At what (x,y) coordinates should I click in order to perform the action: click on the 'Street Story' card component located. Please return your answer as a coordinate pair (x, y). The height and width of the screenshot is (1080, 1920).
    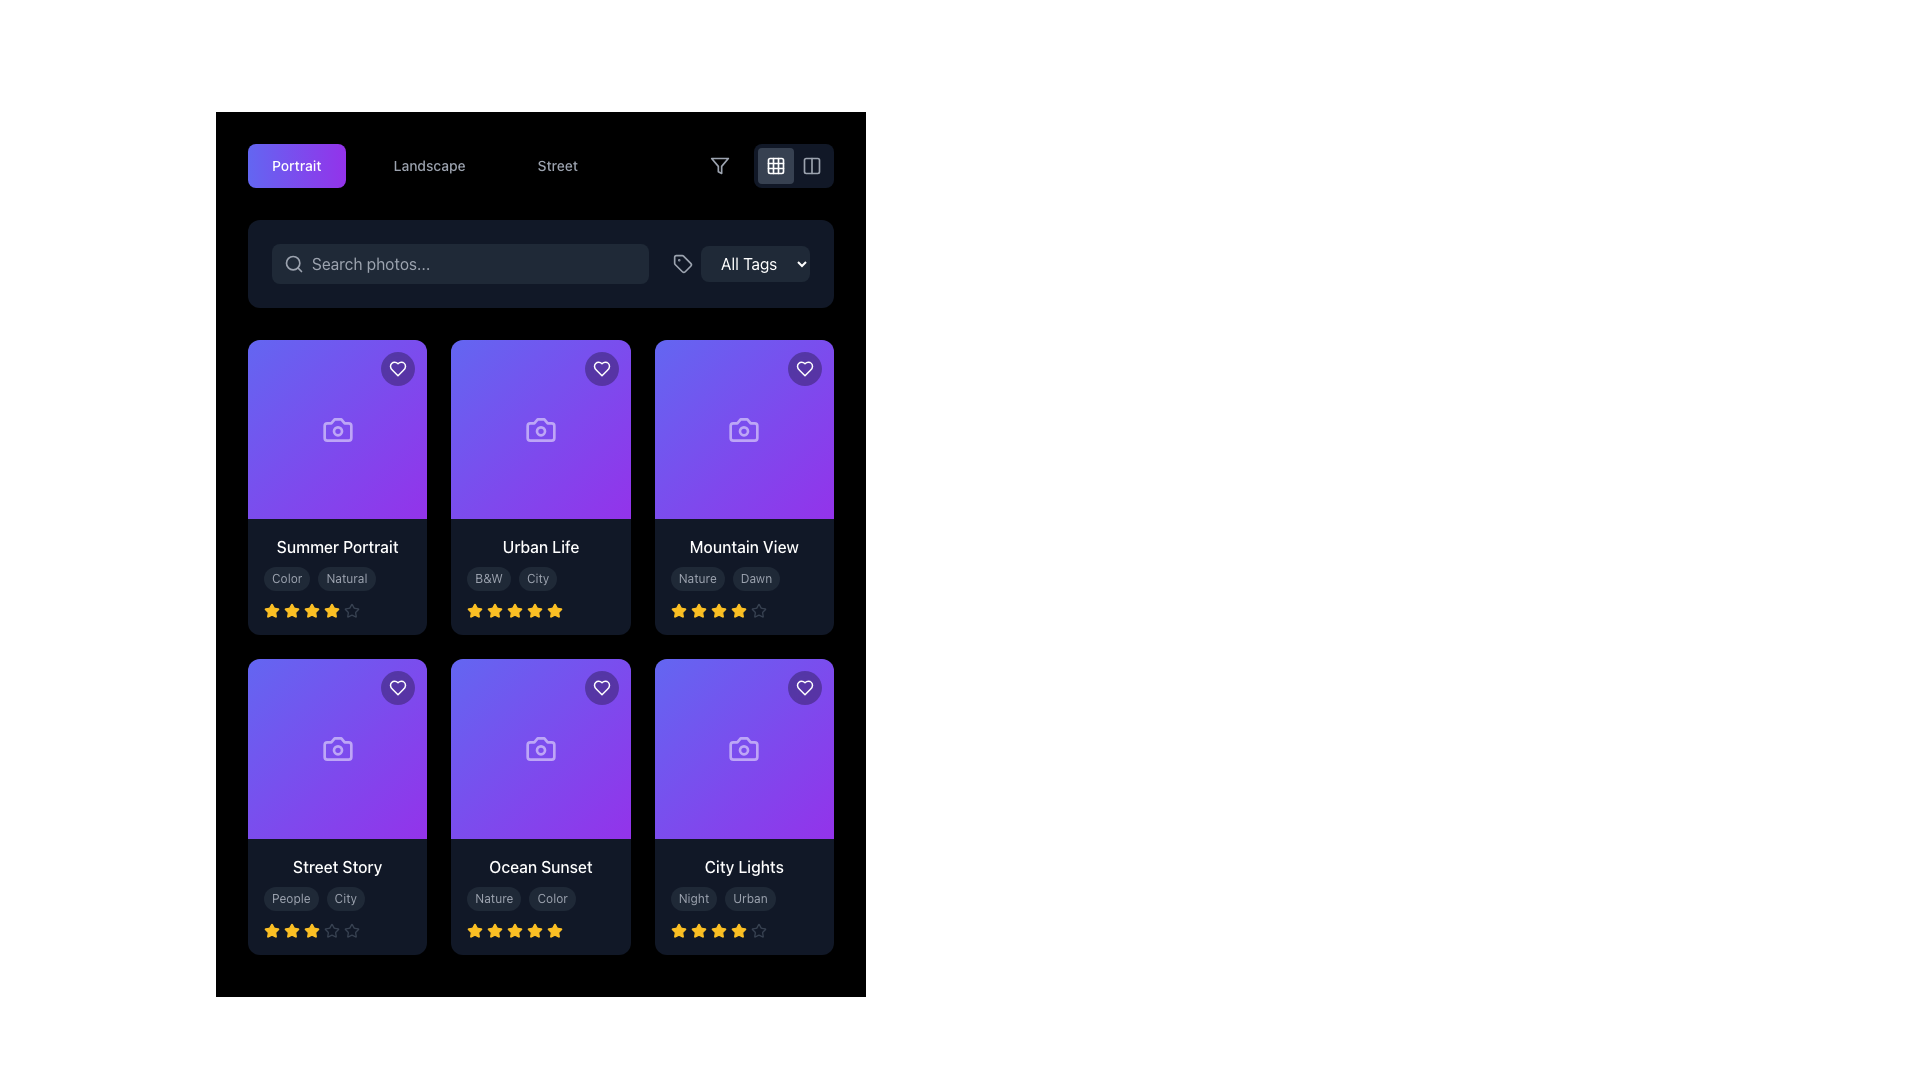
    Looking at the image, I should click on (337, 805).